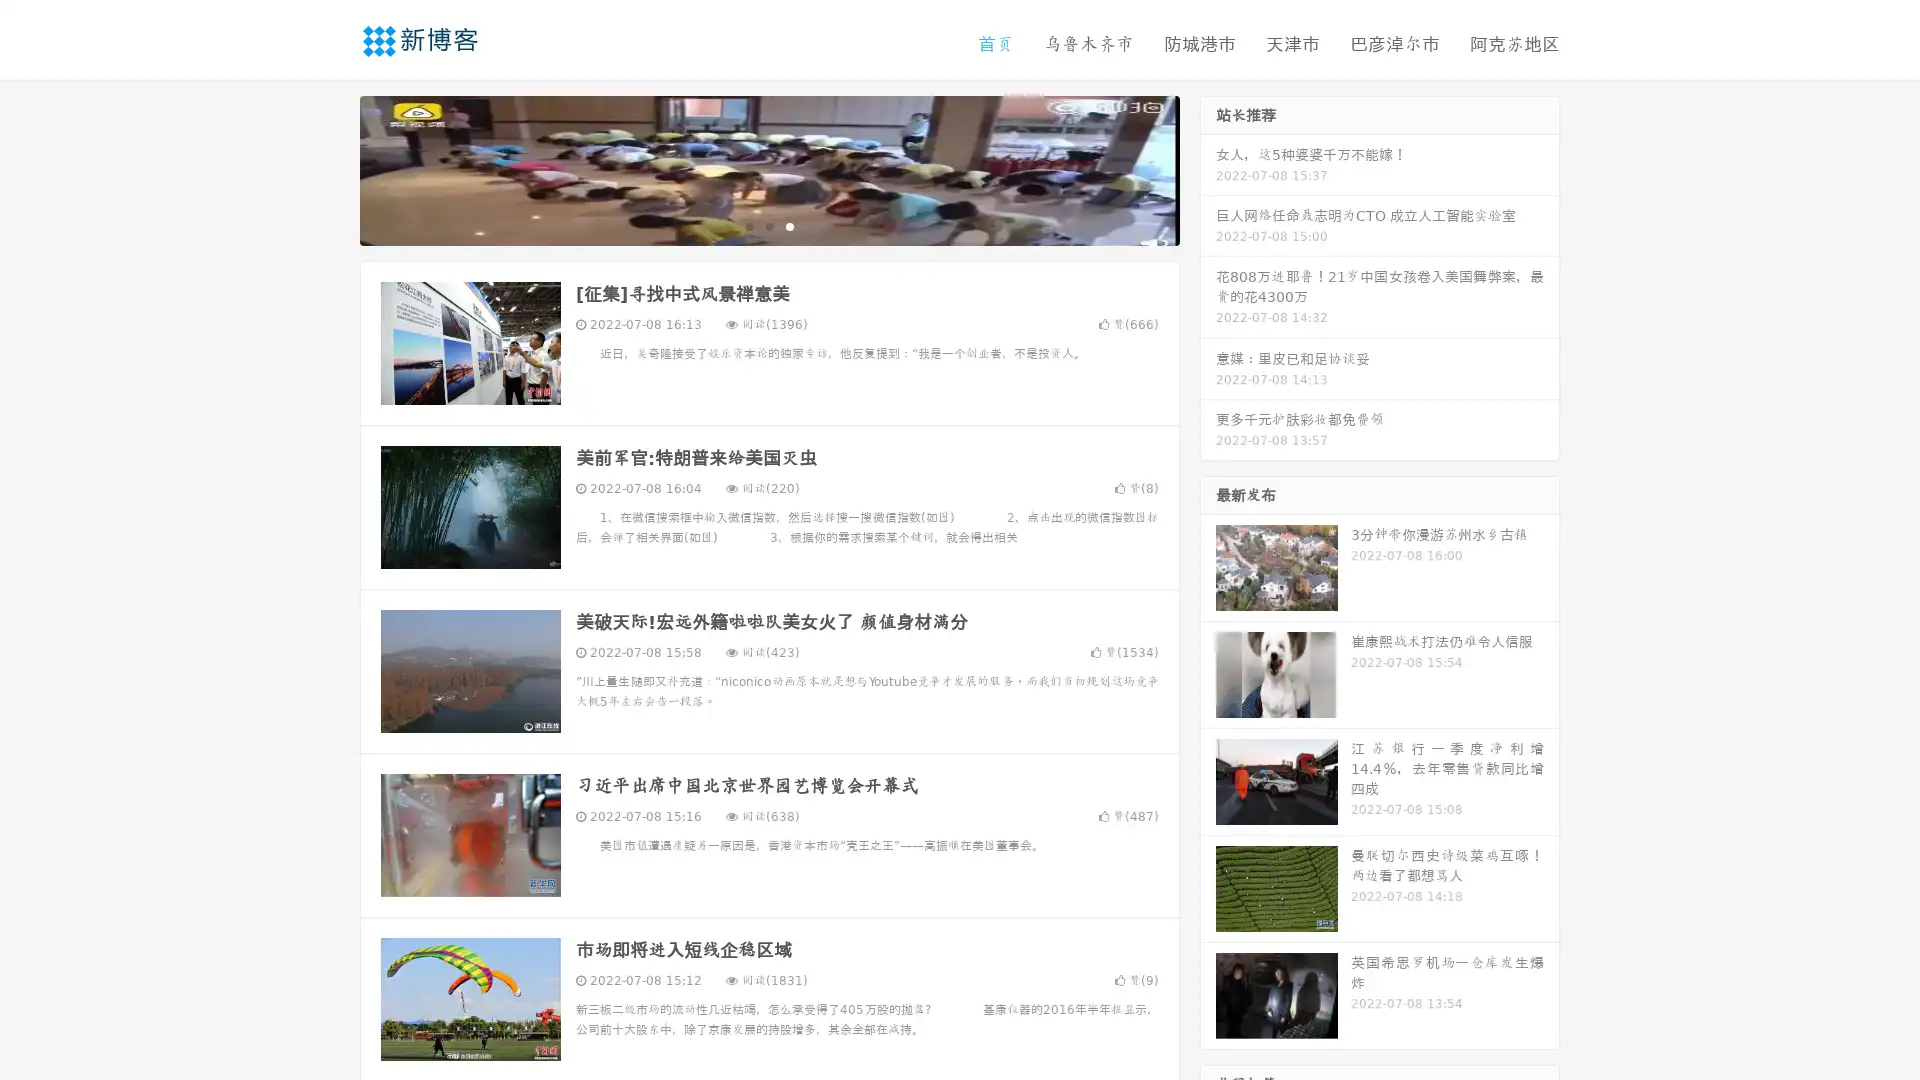 The width and height of the screenshot is (1920, 1080). Describe the element at coordinates (768, 225) in the screenshot. I see `Go to slide 2` at that location.